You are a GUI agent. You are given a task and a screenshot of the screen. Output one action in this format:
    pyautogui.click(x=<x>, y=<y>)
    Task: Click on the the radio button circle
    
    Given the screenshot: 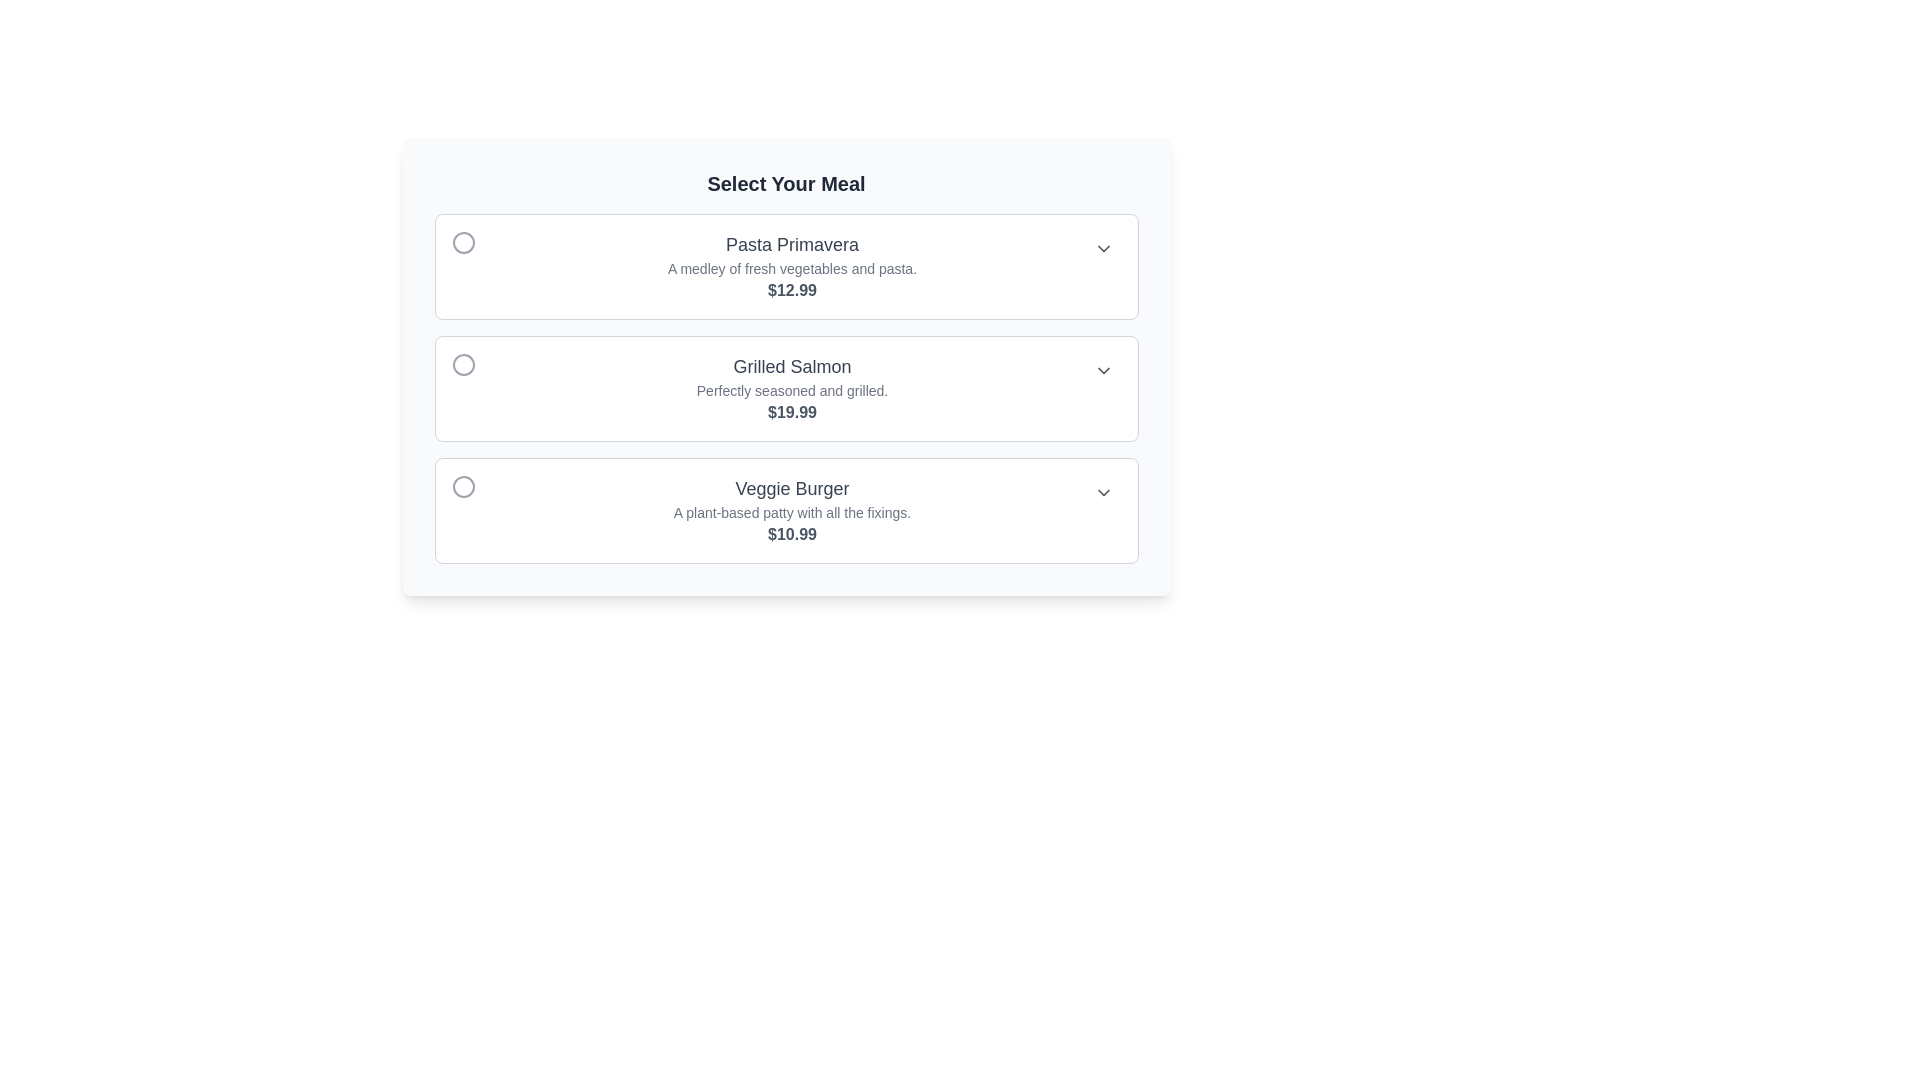 What is the action you would take?
    pyautogui.click(x=474, y=242)
    